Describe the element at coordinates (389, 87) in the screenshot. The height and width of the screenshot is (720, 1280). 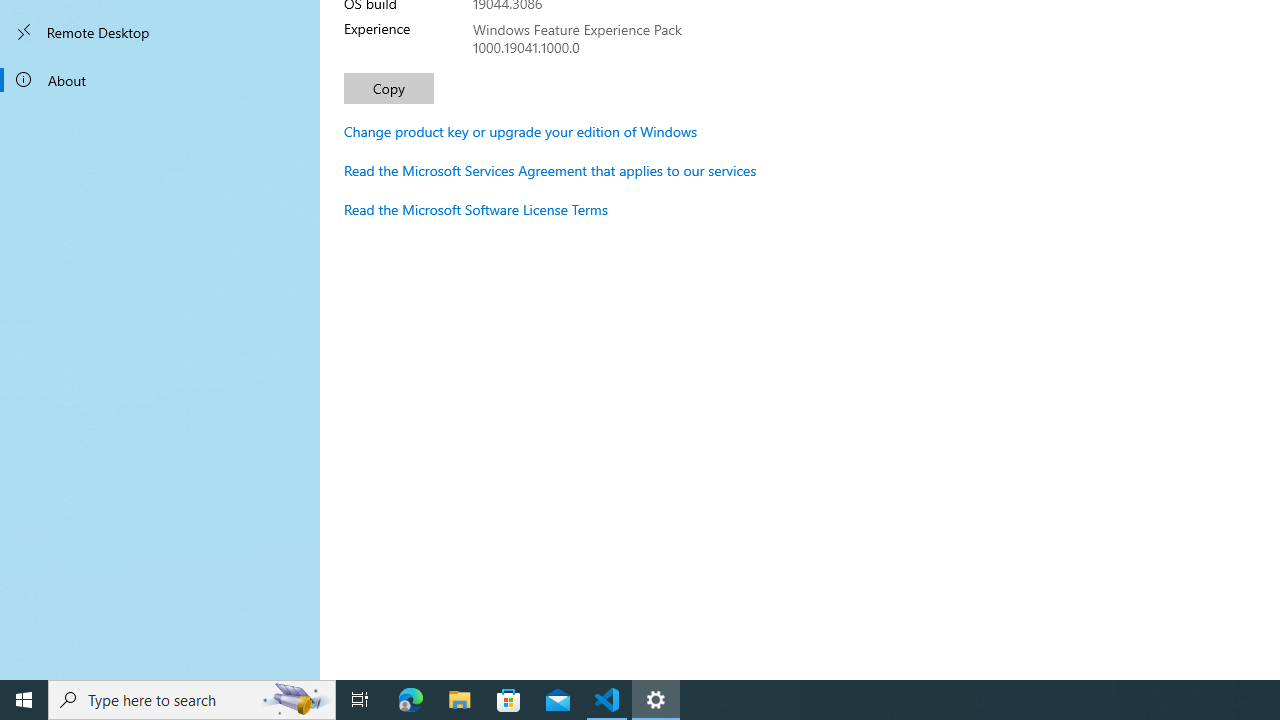
I see `'Copy'` at that location.